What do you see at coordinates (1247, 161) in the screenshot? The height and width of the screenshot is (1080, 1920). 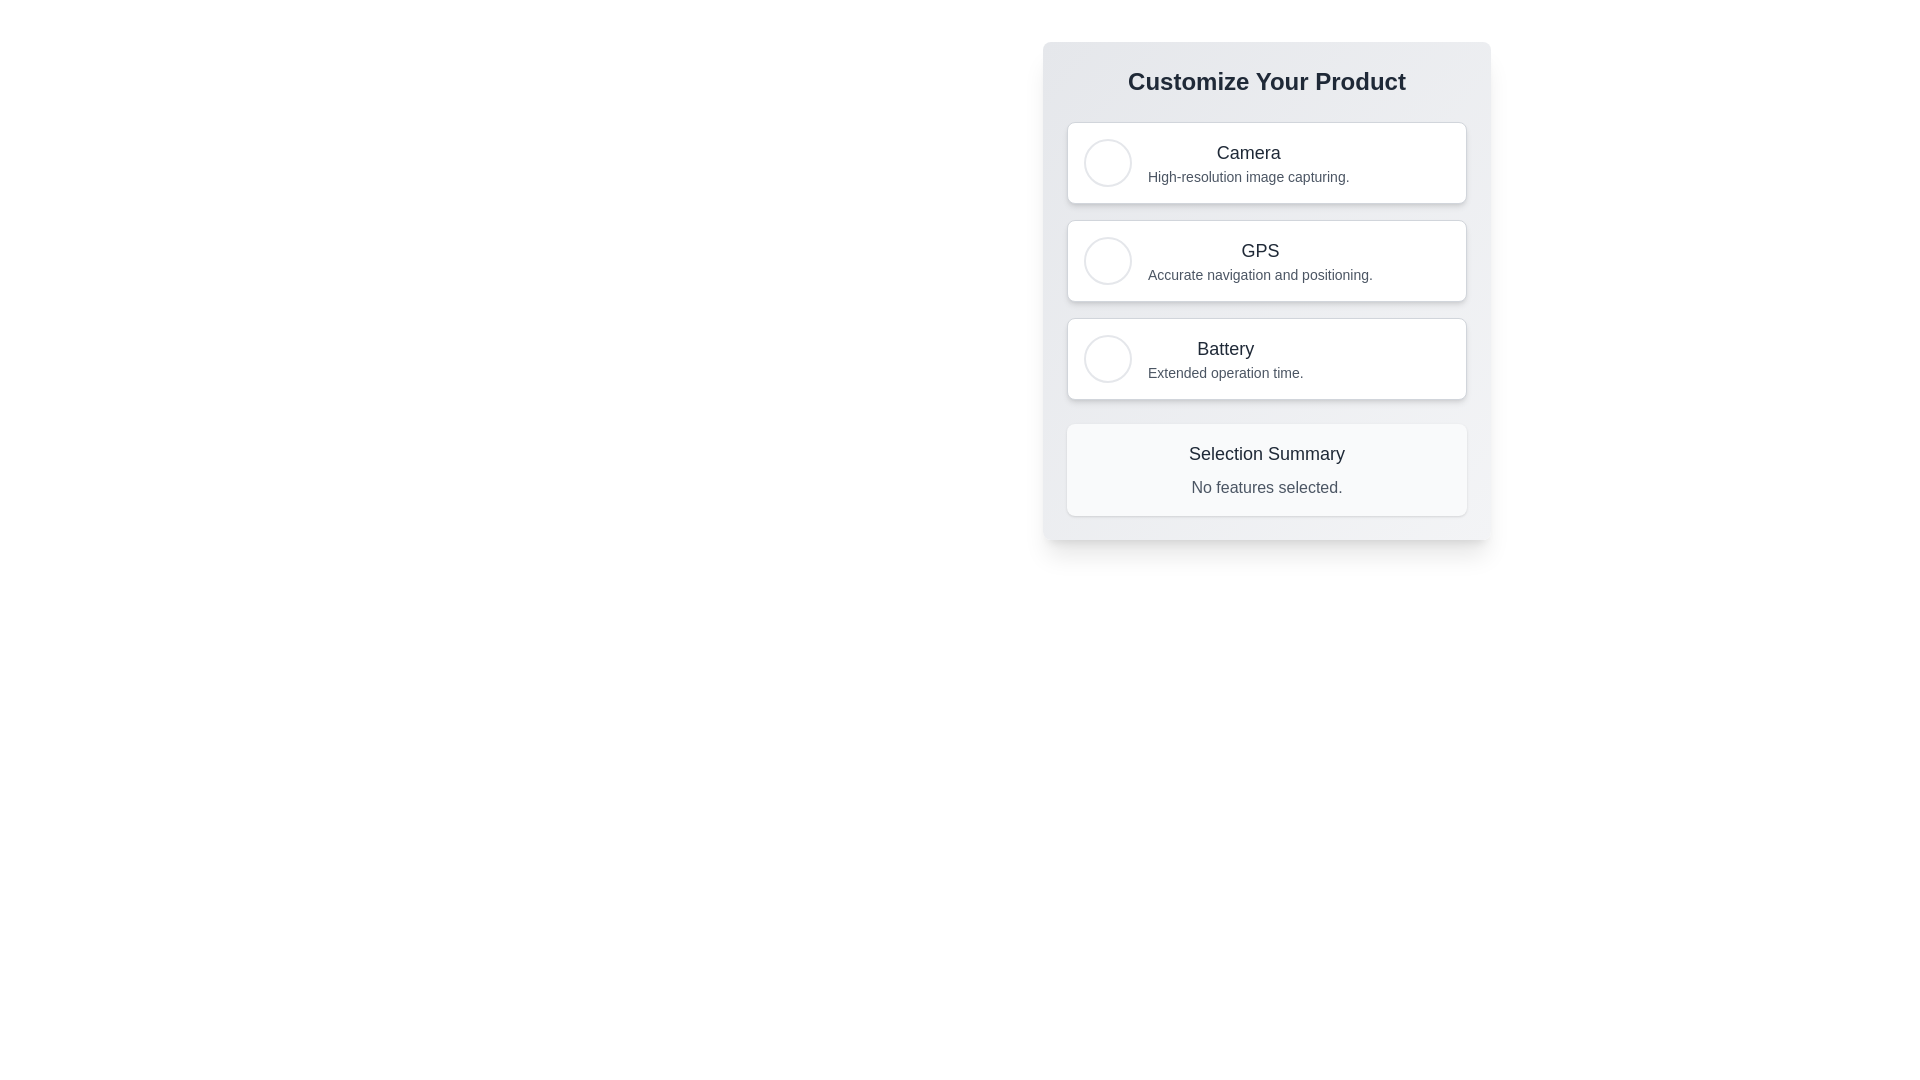 I see `descriptive text label for the 'Camera' option in the product customization menu, located beneath the circular icon and above the 'GPS' option` at bounding box center [1247, 161].